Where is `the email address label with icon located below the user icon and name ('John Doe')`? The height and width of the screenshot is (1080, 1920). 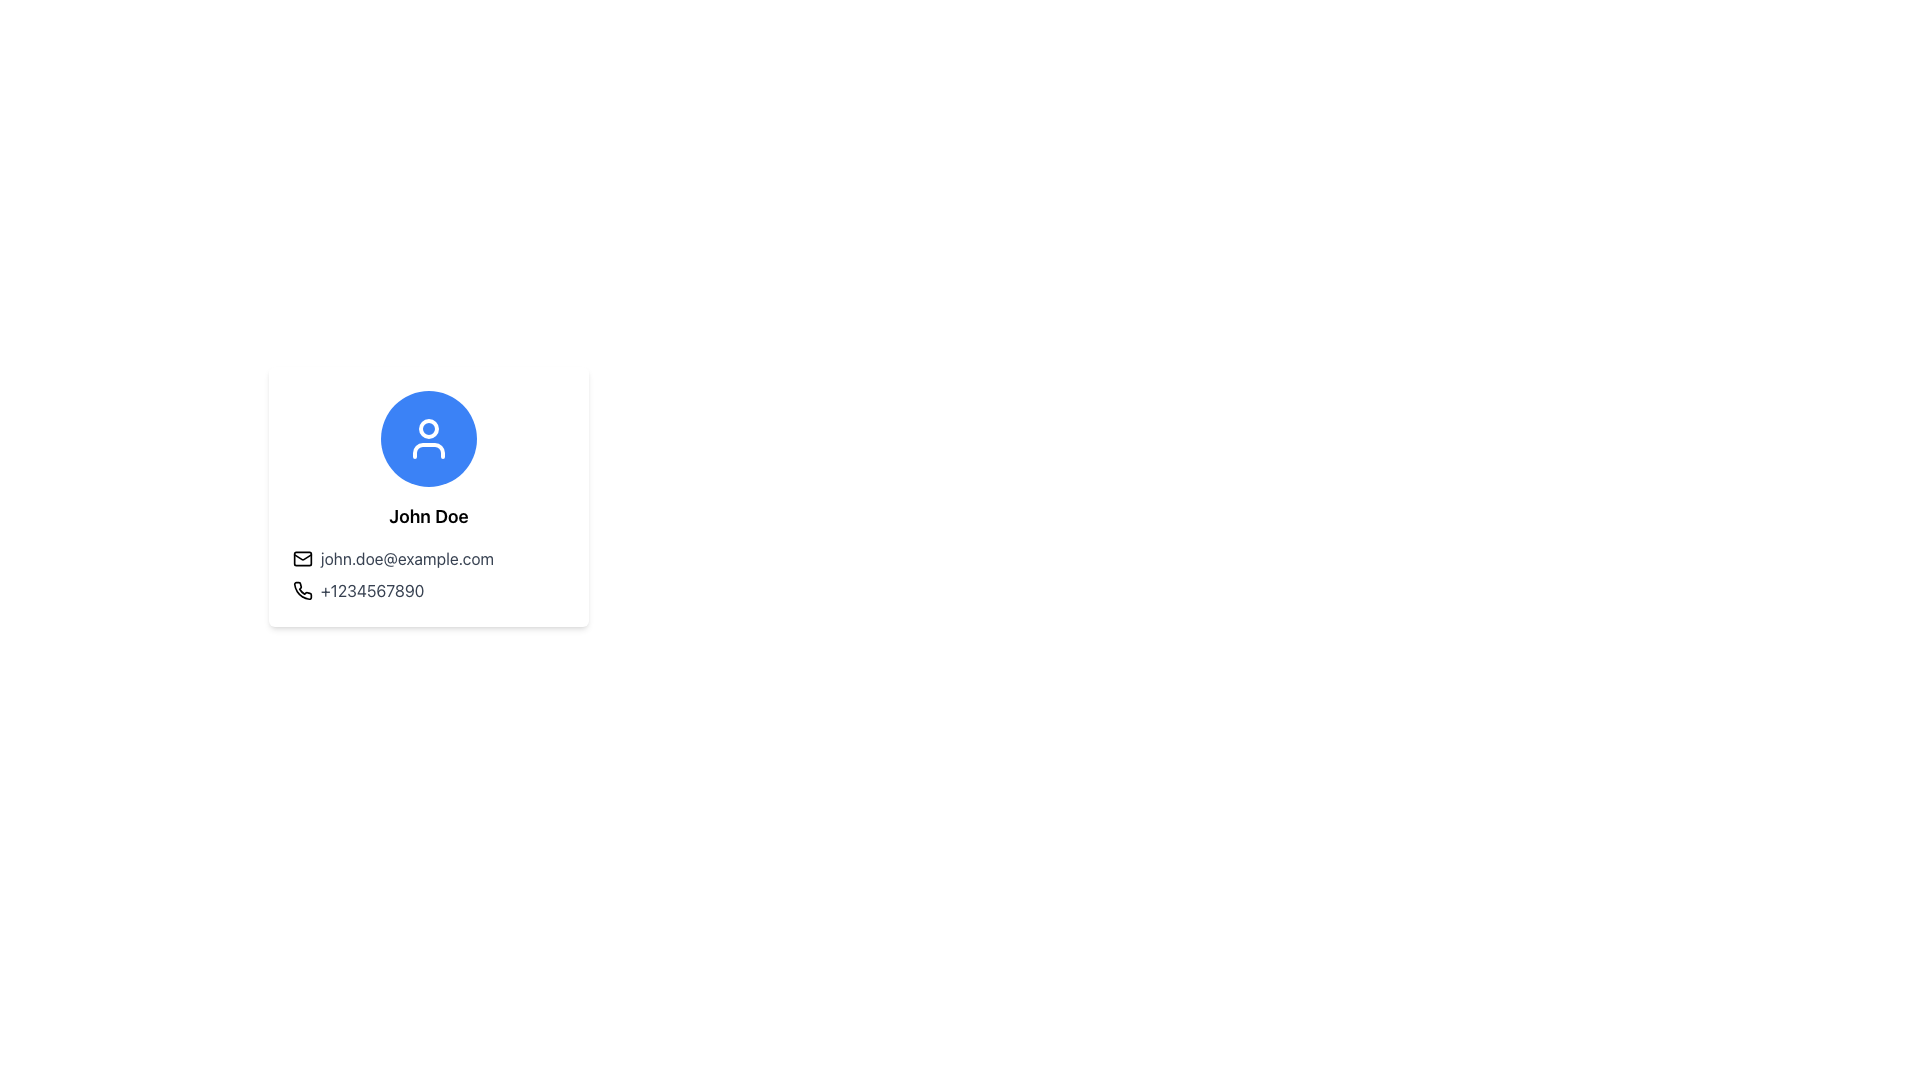
the email address label with icon located below the user icon and name ('John Doe') is located at coordinates (427, 559).